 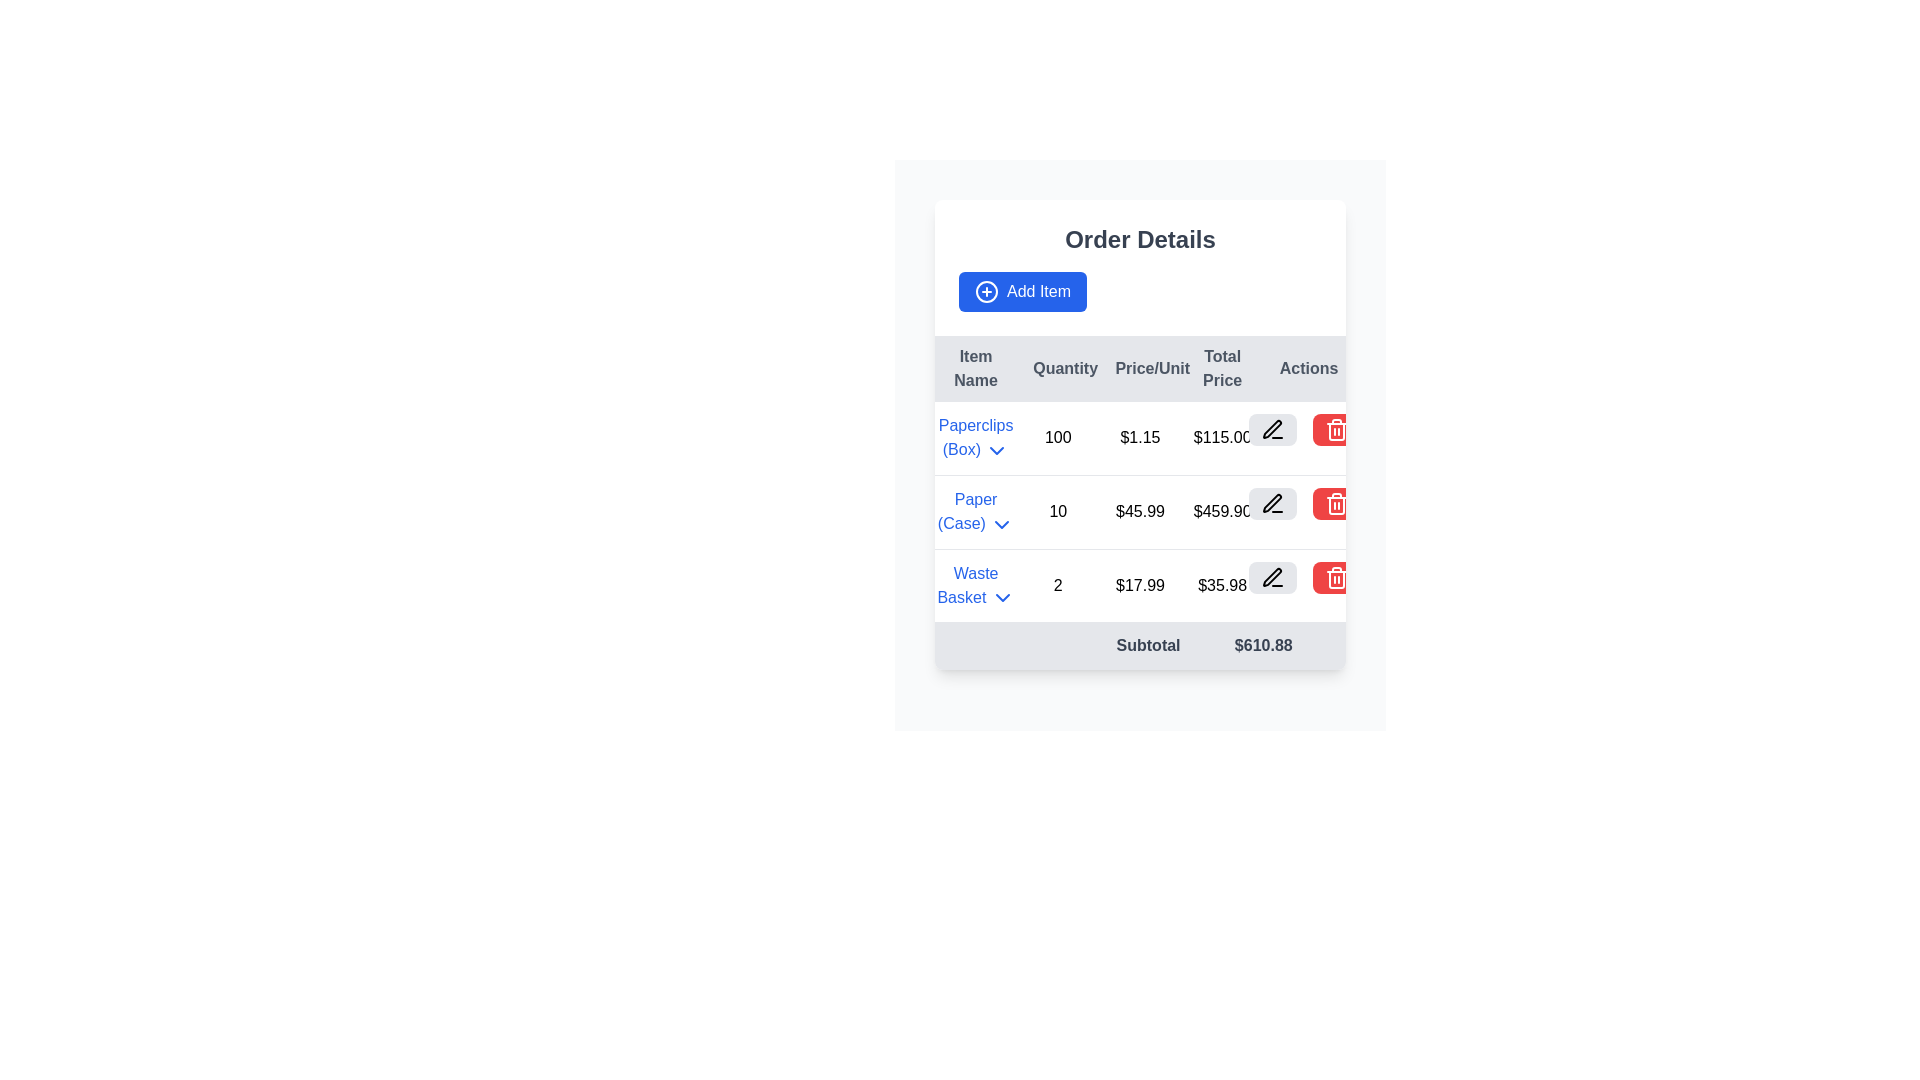 What do you see at coordinates (1304, 577) in the screenshot?
I see `the delete button located in the 'Actions' column of the last row in the order table` at bounding box center [1304, 577].